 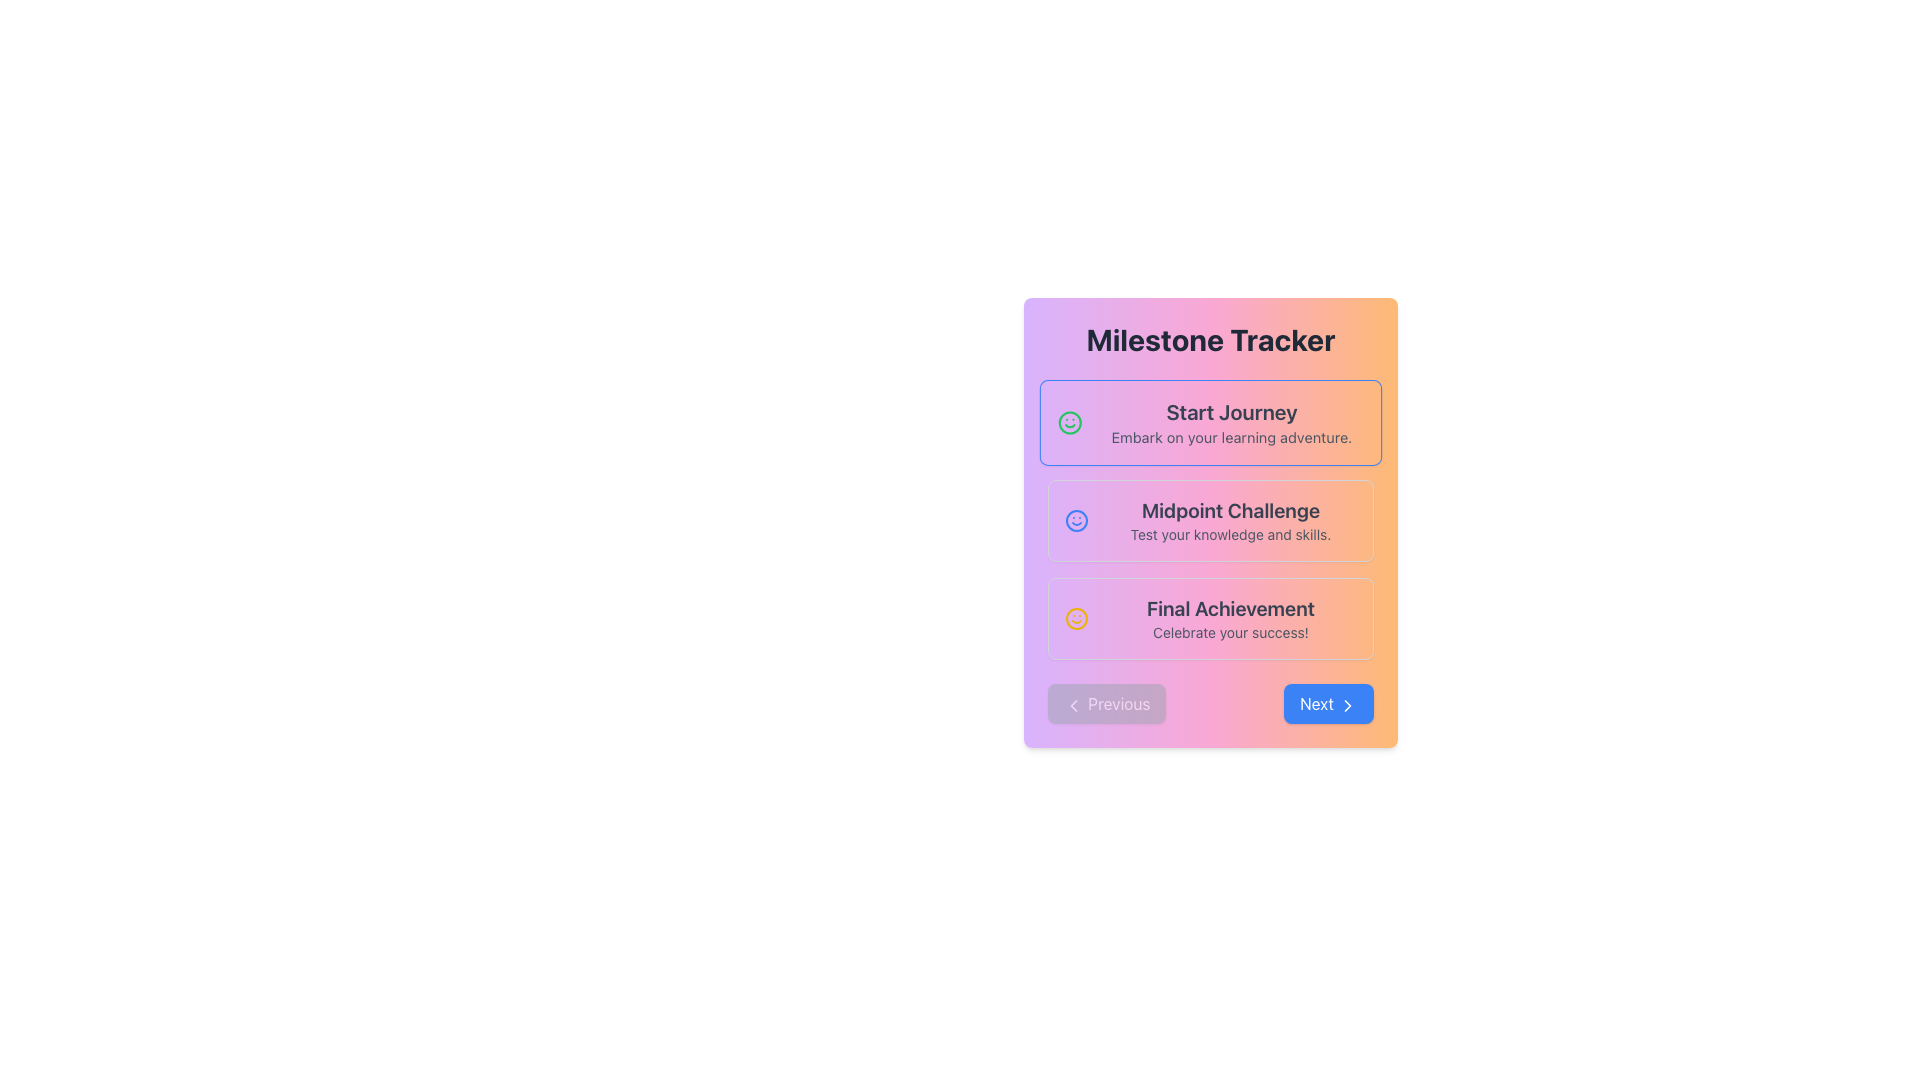 I want to click on text of the label serving as the title for the third milestone entry in the 'Milestone Tracker' card, located below 'Midpoint Challenge' and above 'Celebrate your success!', so click(x=1229, y=608).